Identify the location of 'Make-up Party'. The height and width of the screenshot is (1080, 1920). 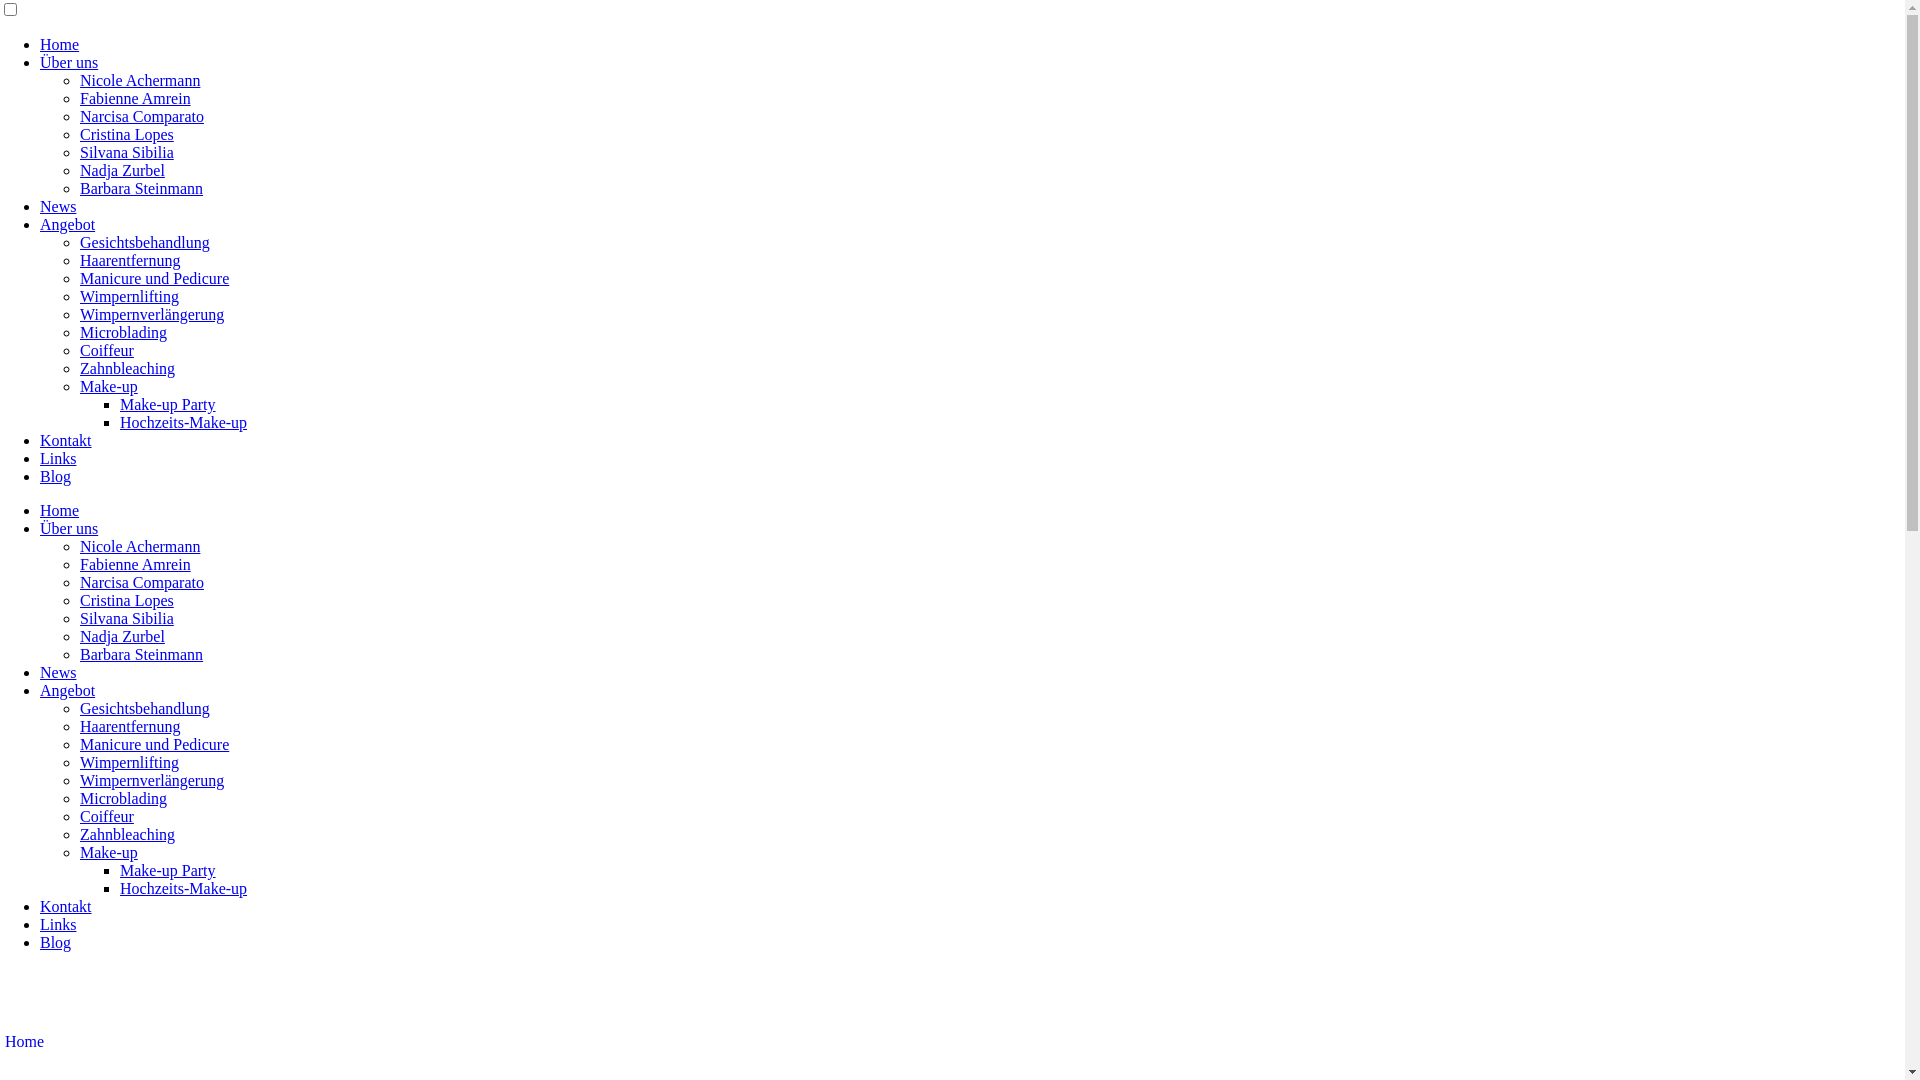
(168, 869).